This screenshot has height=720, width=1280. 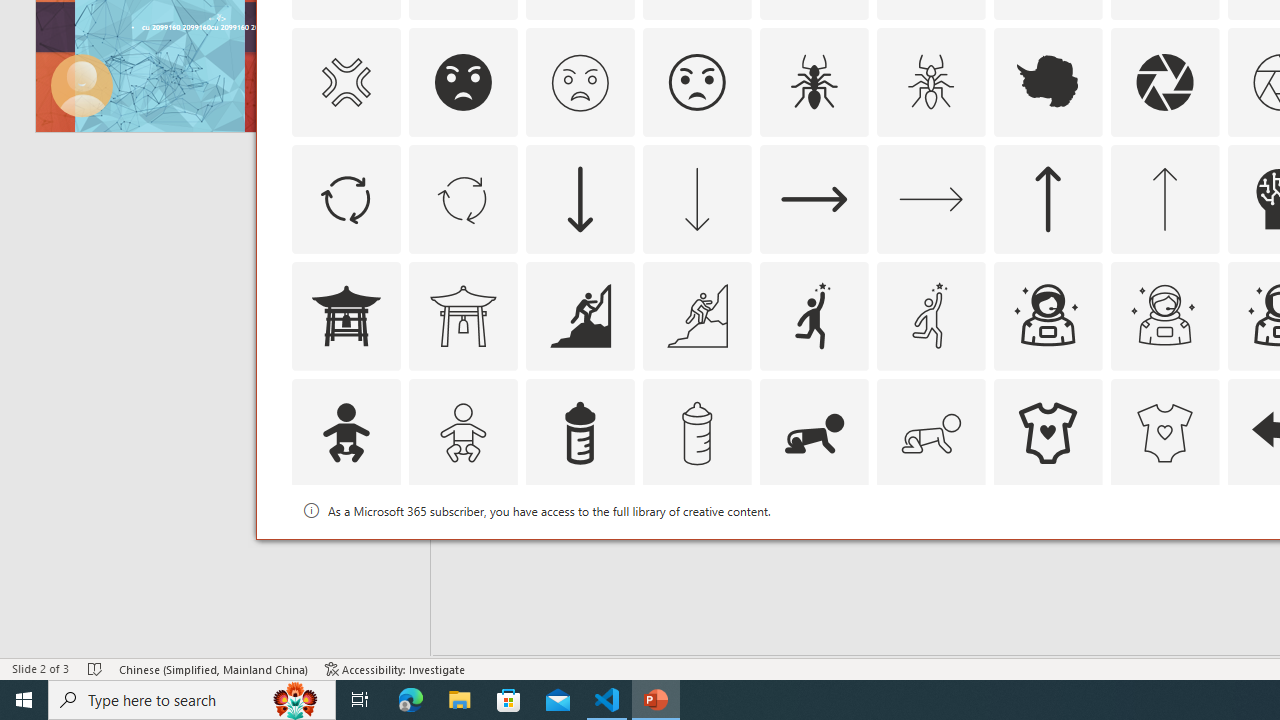 I want to click on 'AutomationID: Icons_ArrowRight_M', so click(x=929, y=198).